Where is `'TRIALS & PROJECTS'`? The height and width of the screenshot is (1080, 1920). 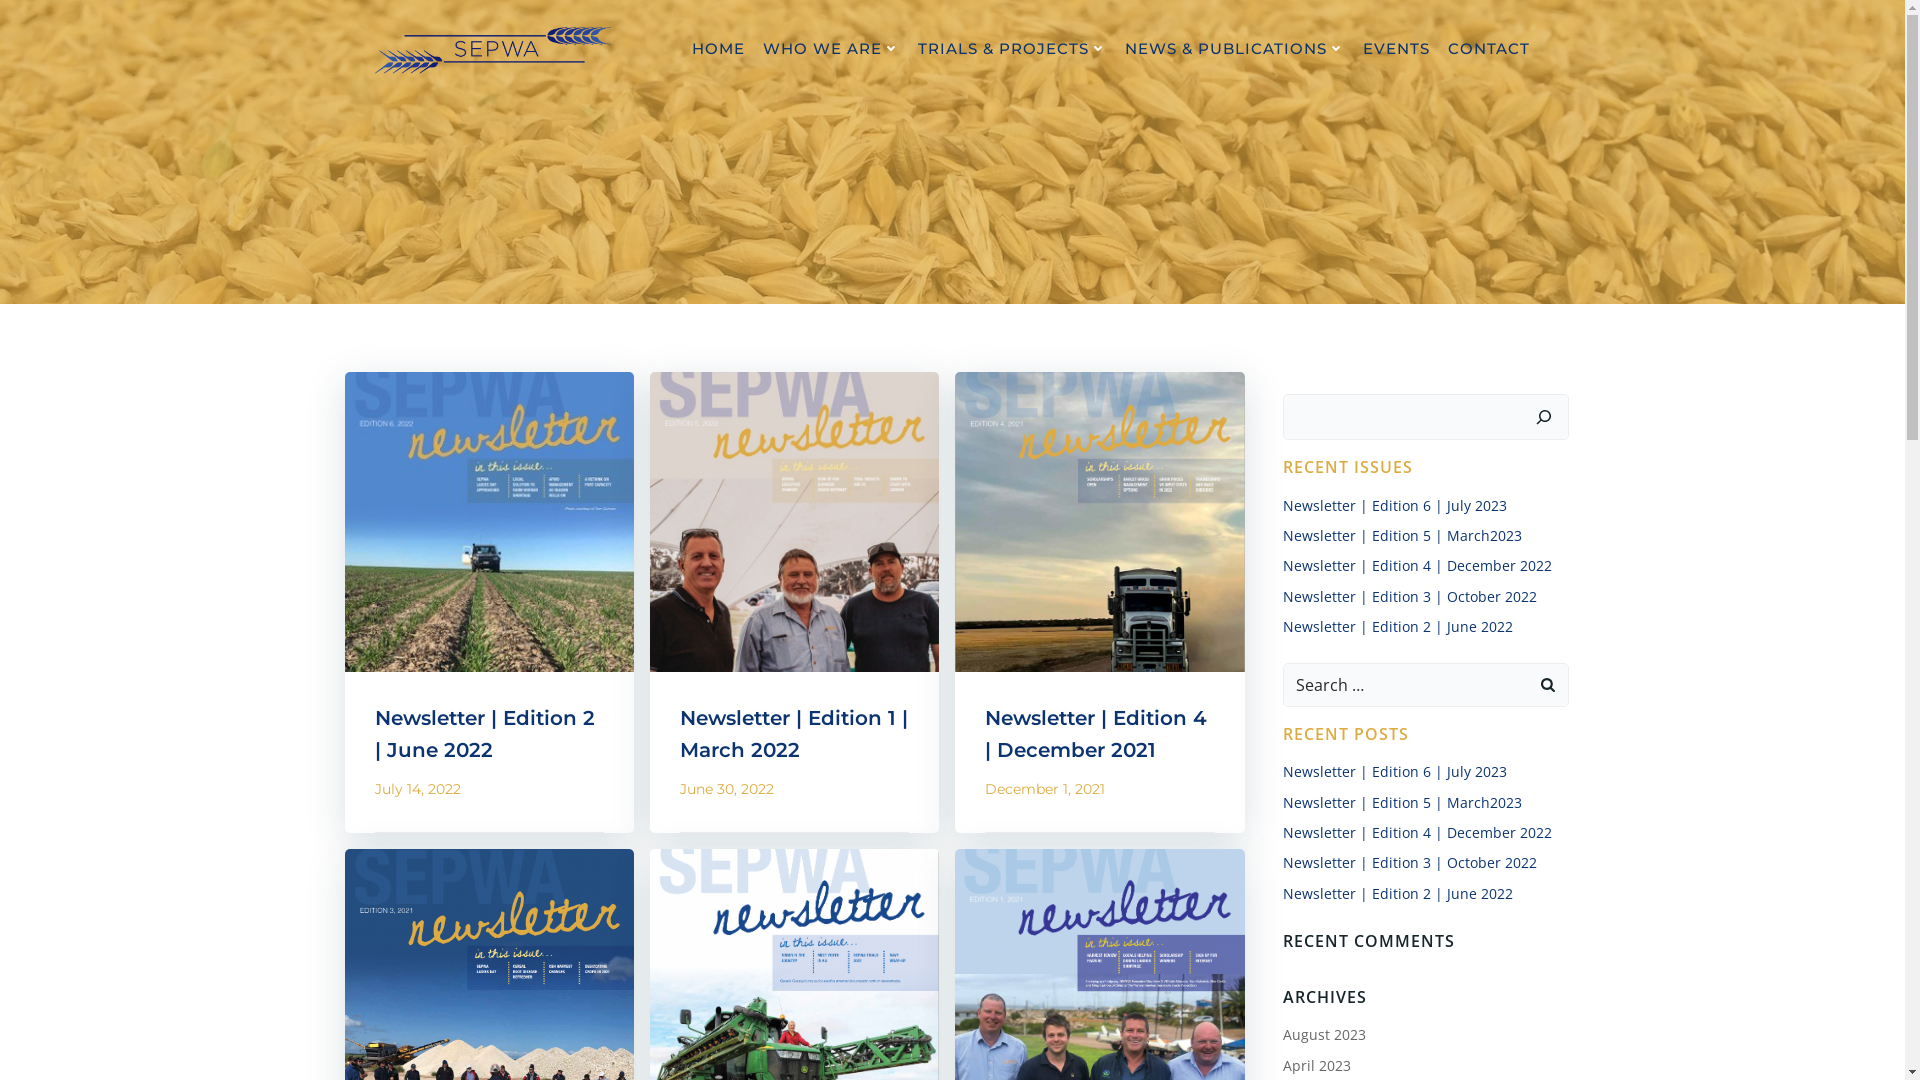 'TRIALS & PROJECTS' is located at coordinates (1012, 48).